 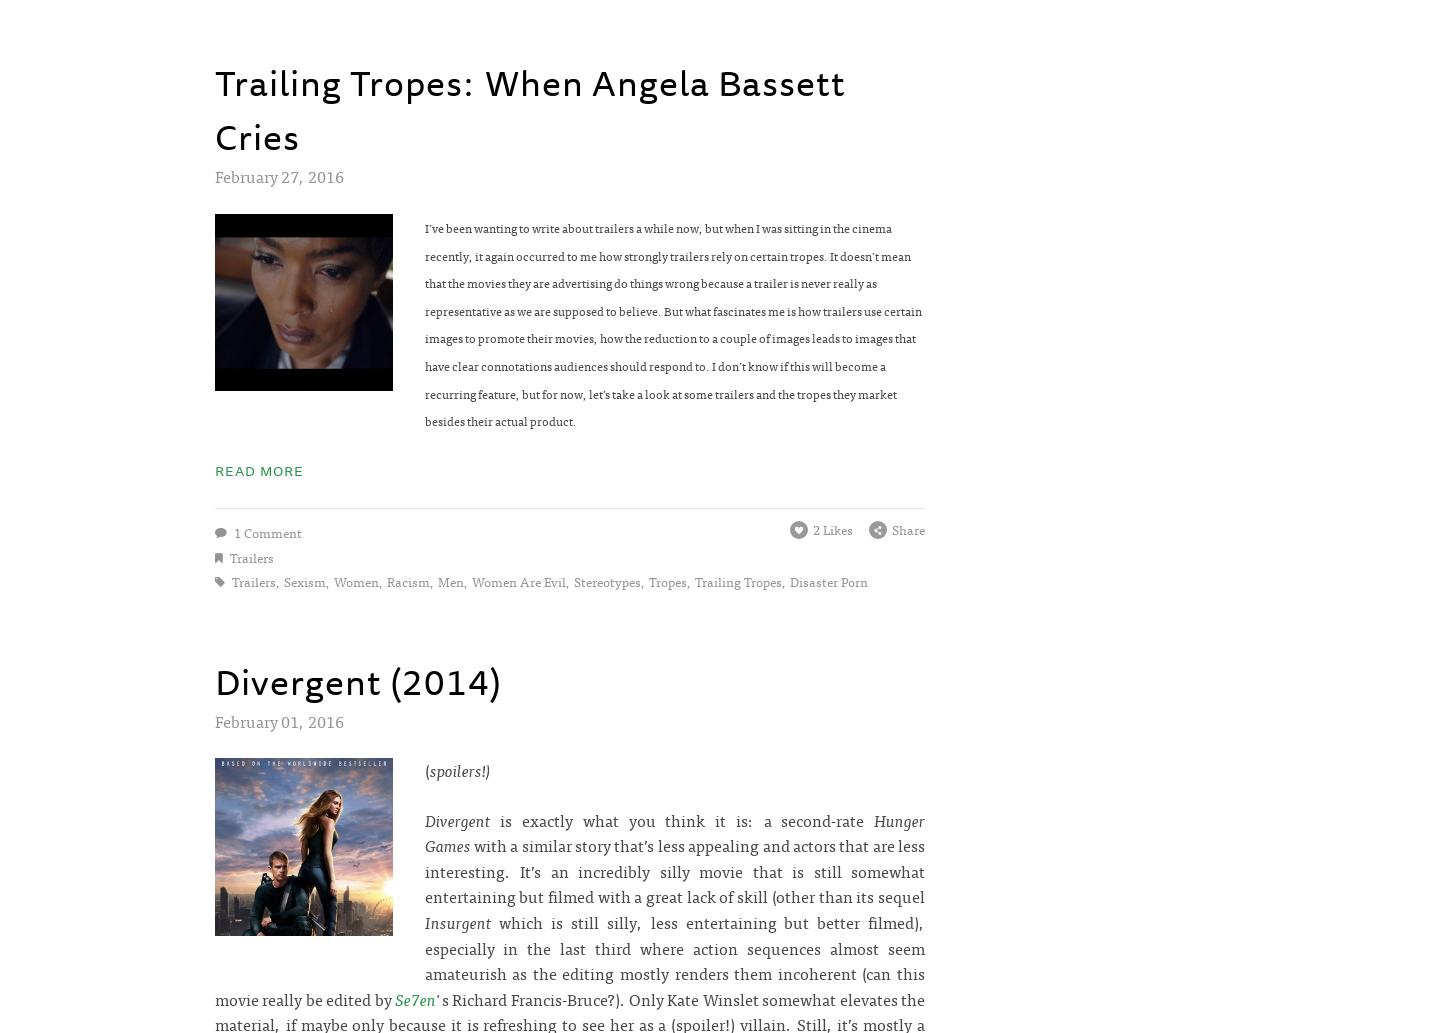 I want to click on 'Se7en', so click(x=392, y=996).